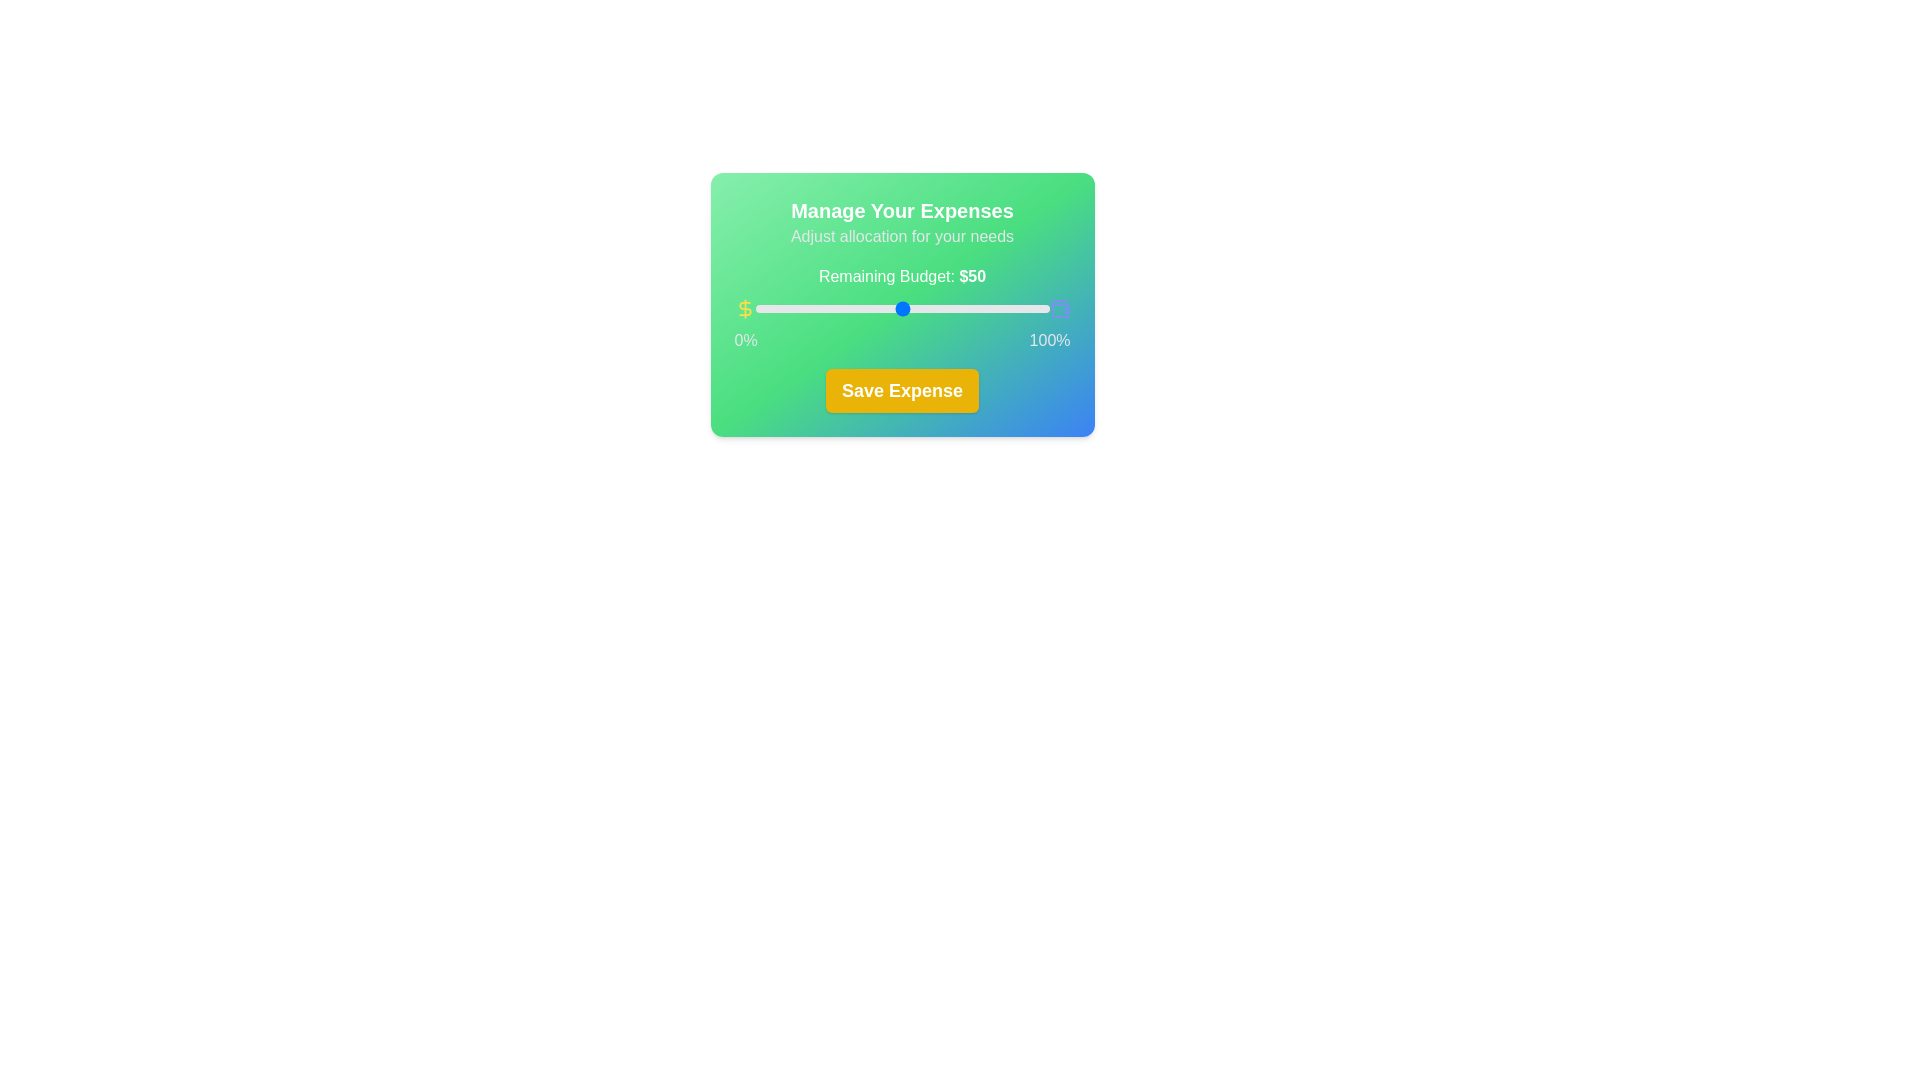  I want to click on the slider to set the budget allocation to 91%, so click(1022, 308).